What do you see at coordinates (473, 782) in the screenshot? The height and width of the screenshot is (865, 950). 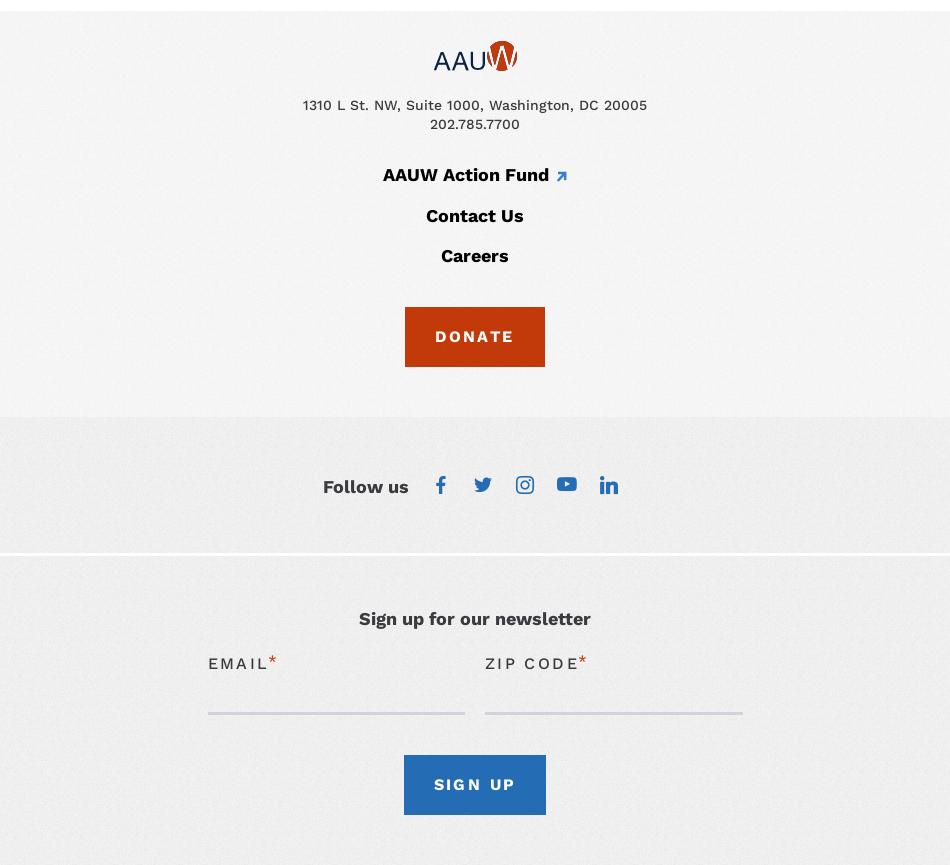 I see `'Sign Up'` at bounding box center [473, 782].